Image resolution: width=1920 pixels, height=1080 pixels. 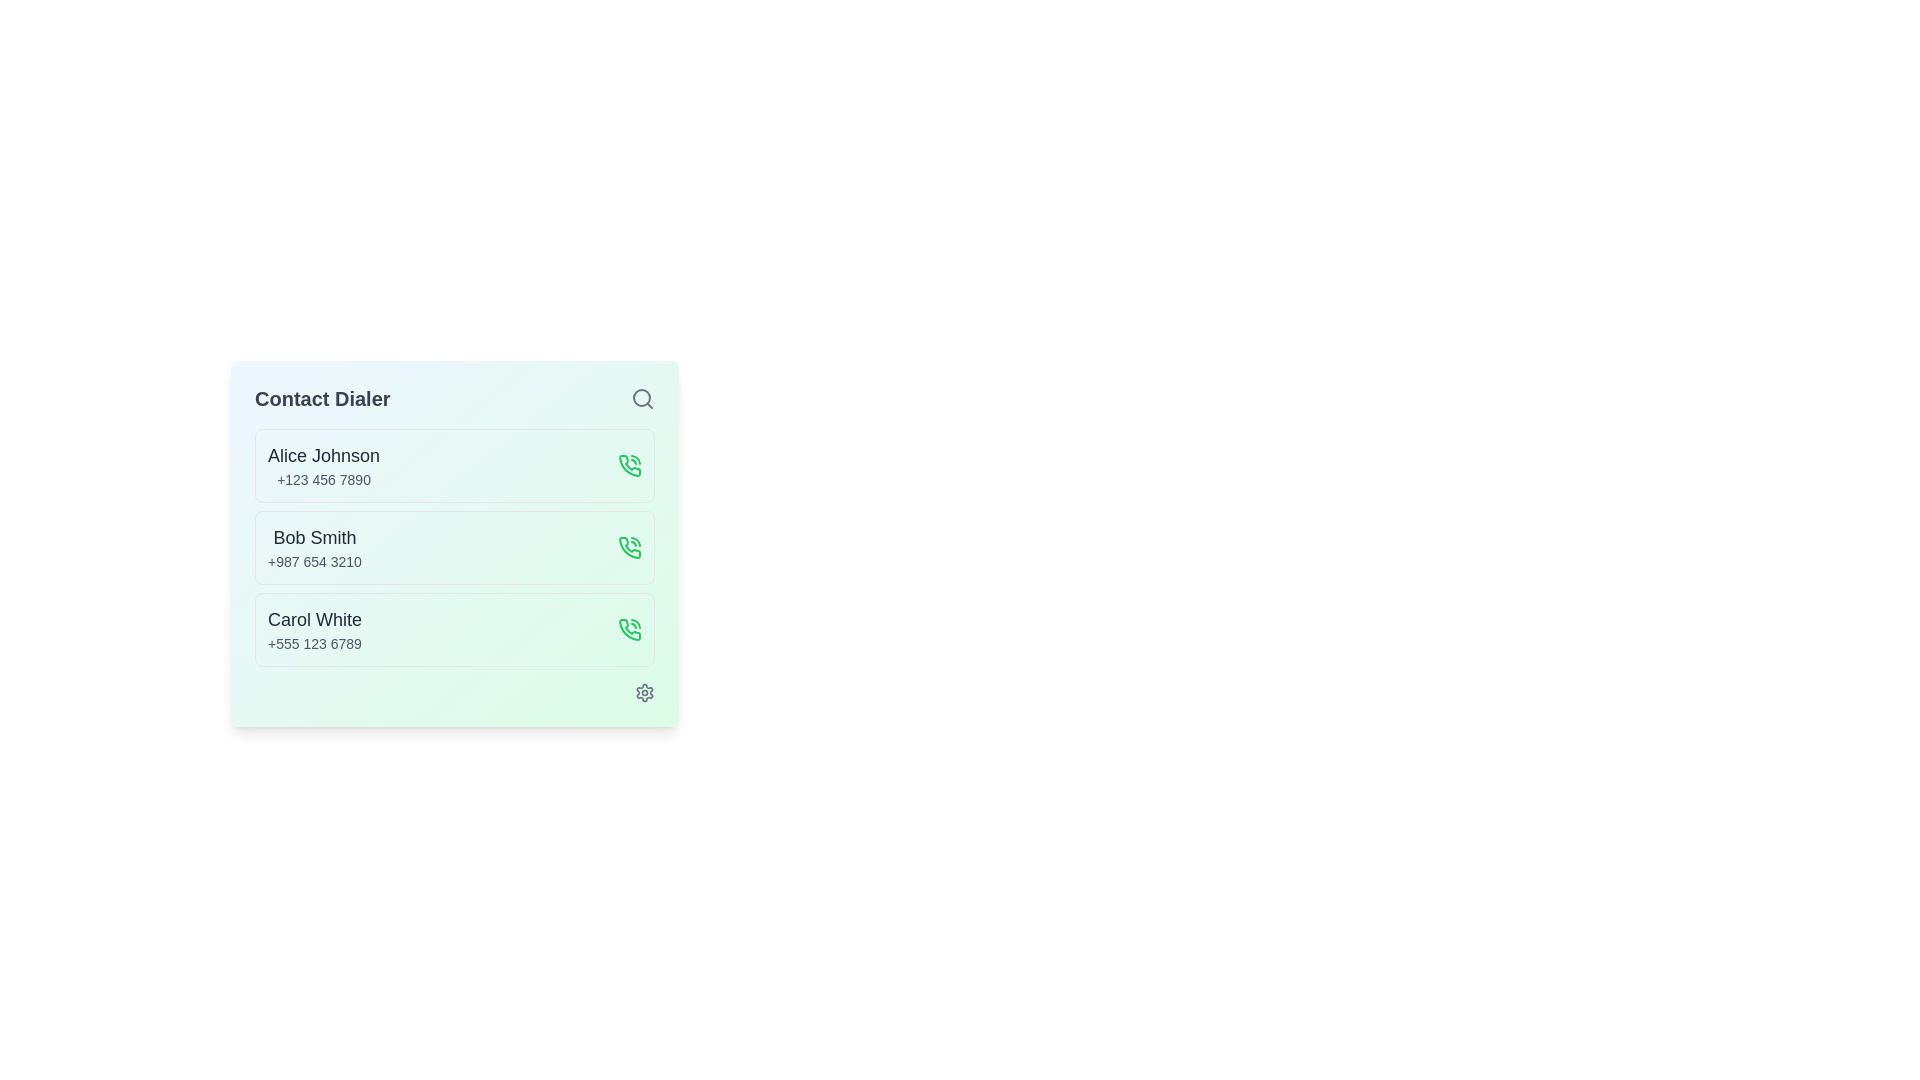 I want to click on the phone number '+555 123 6789' displayed in gray text, located beneath the name 'Carol White' in the third contact card within the 'Contact Dialer' interface, so click(x=314, y=644).